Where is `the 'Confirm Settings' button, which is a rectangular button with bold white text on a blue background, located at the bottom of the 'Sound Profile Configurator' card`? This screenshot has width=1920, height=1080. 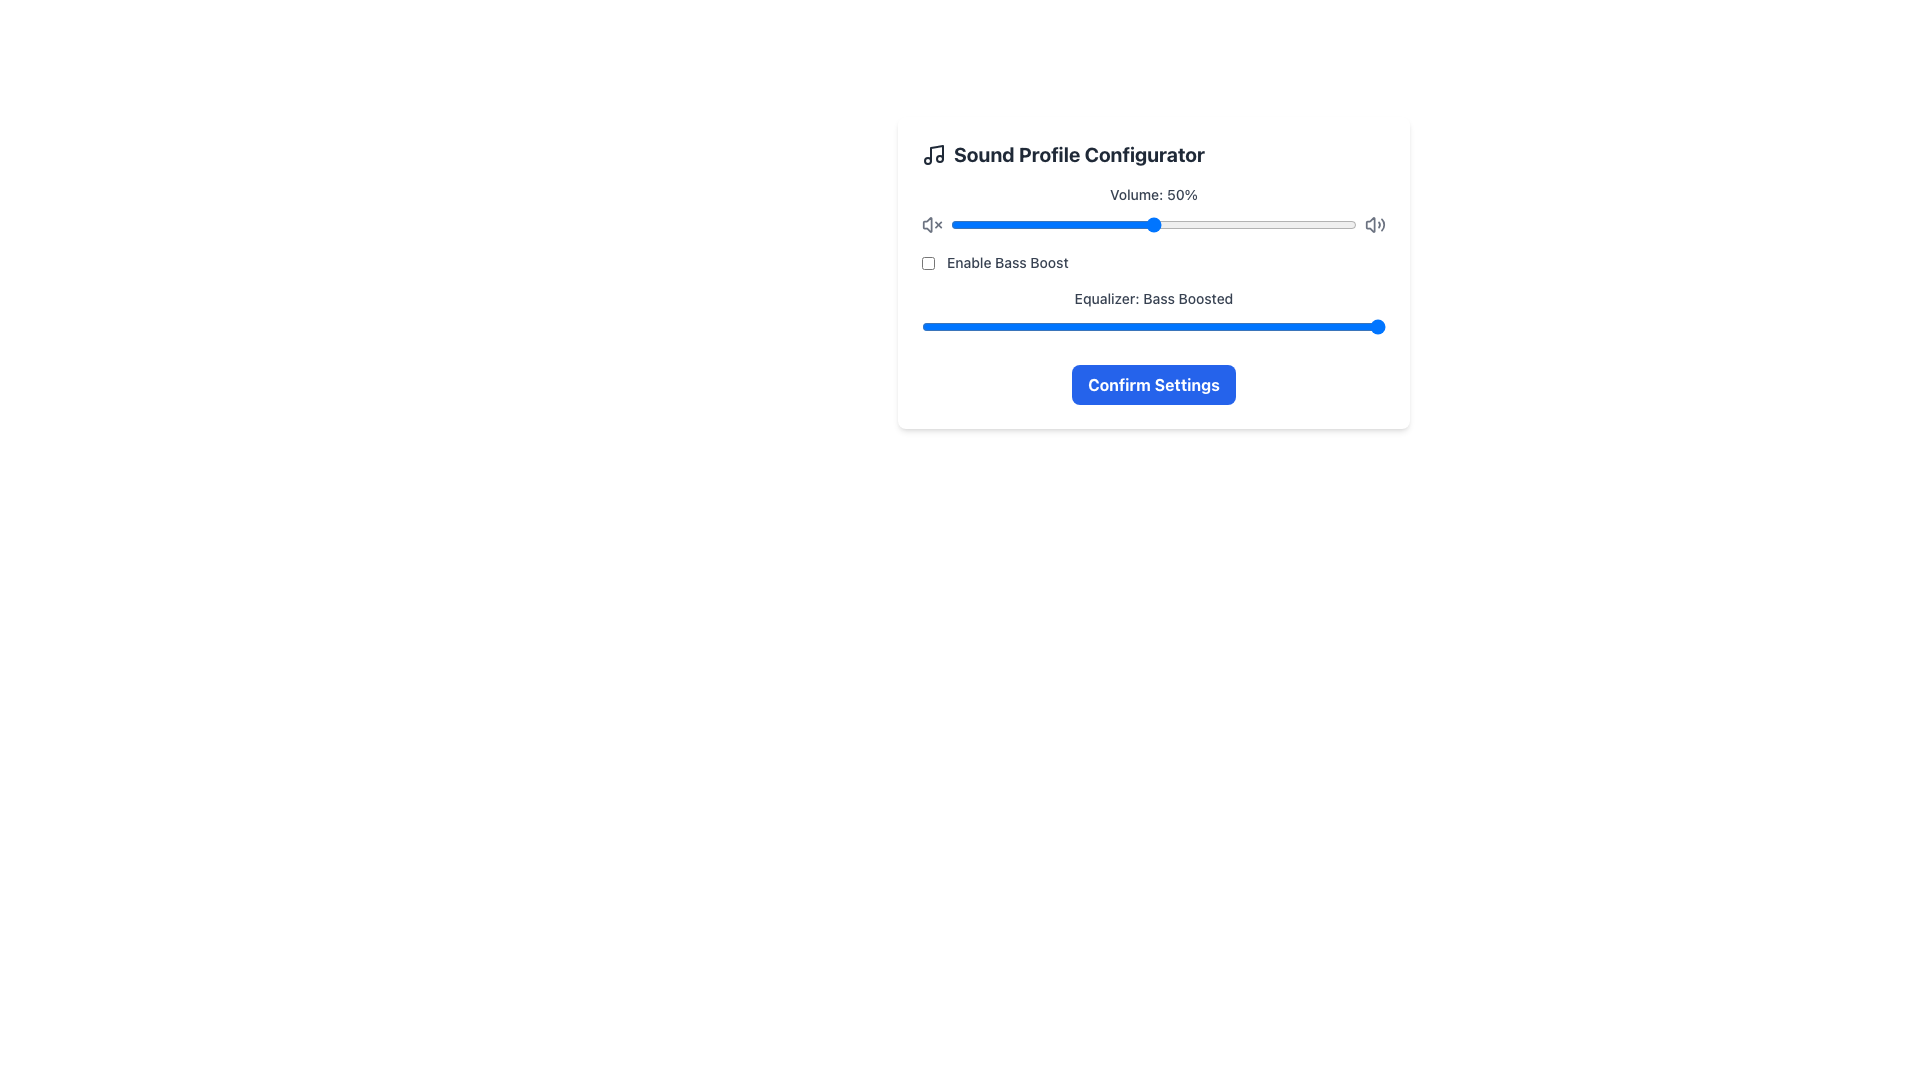
the 'Confirm Settings' button, which is a rectangular button with bold white text on a blue background, located at the bottom of the 'Sound Profile Configurator' card is located at coordinates (1153, 385).